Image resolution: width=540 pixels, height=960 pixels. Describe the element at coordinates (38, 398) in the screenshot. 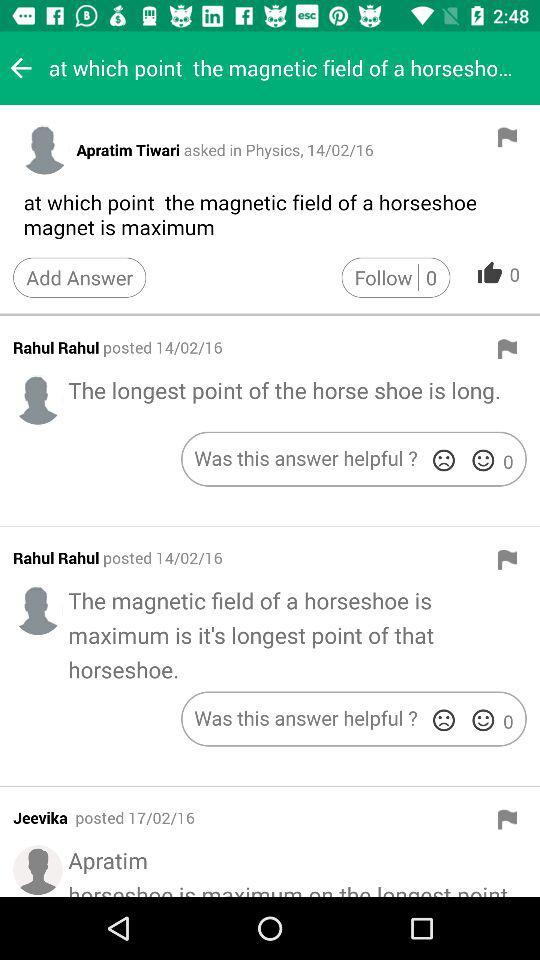

I see `user profile` at that location.